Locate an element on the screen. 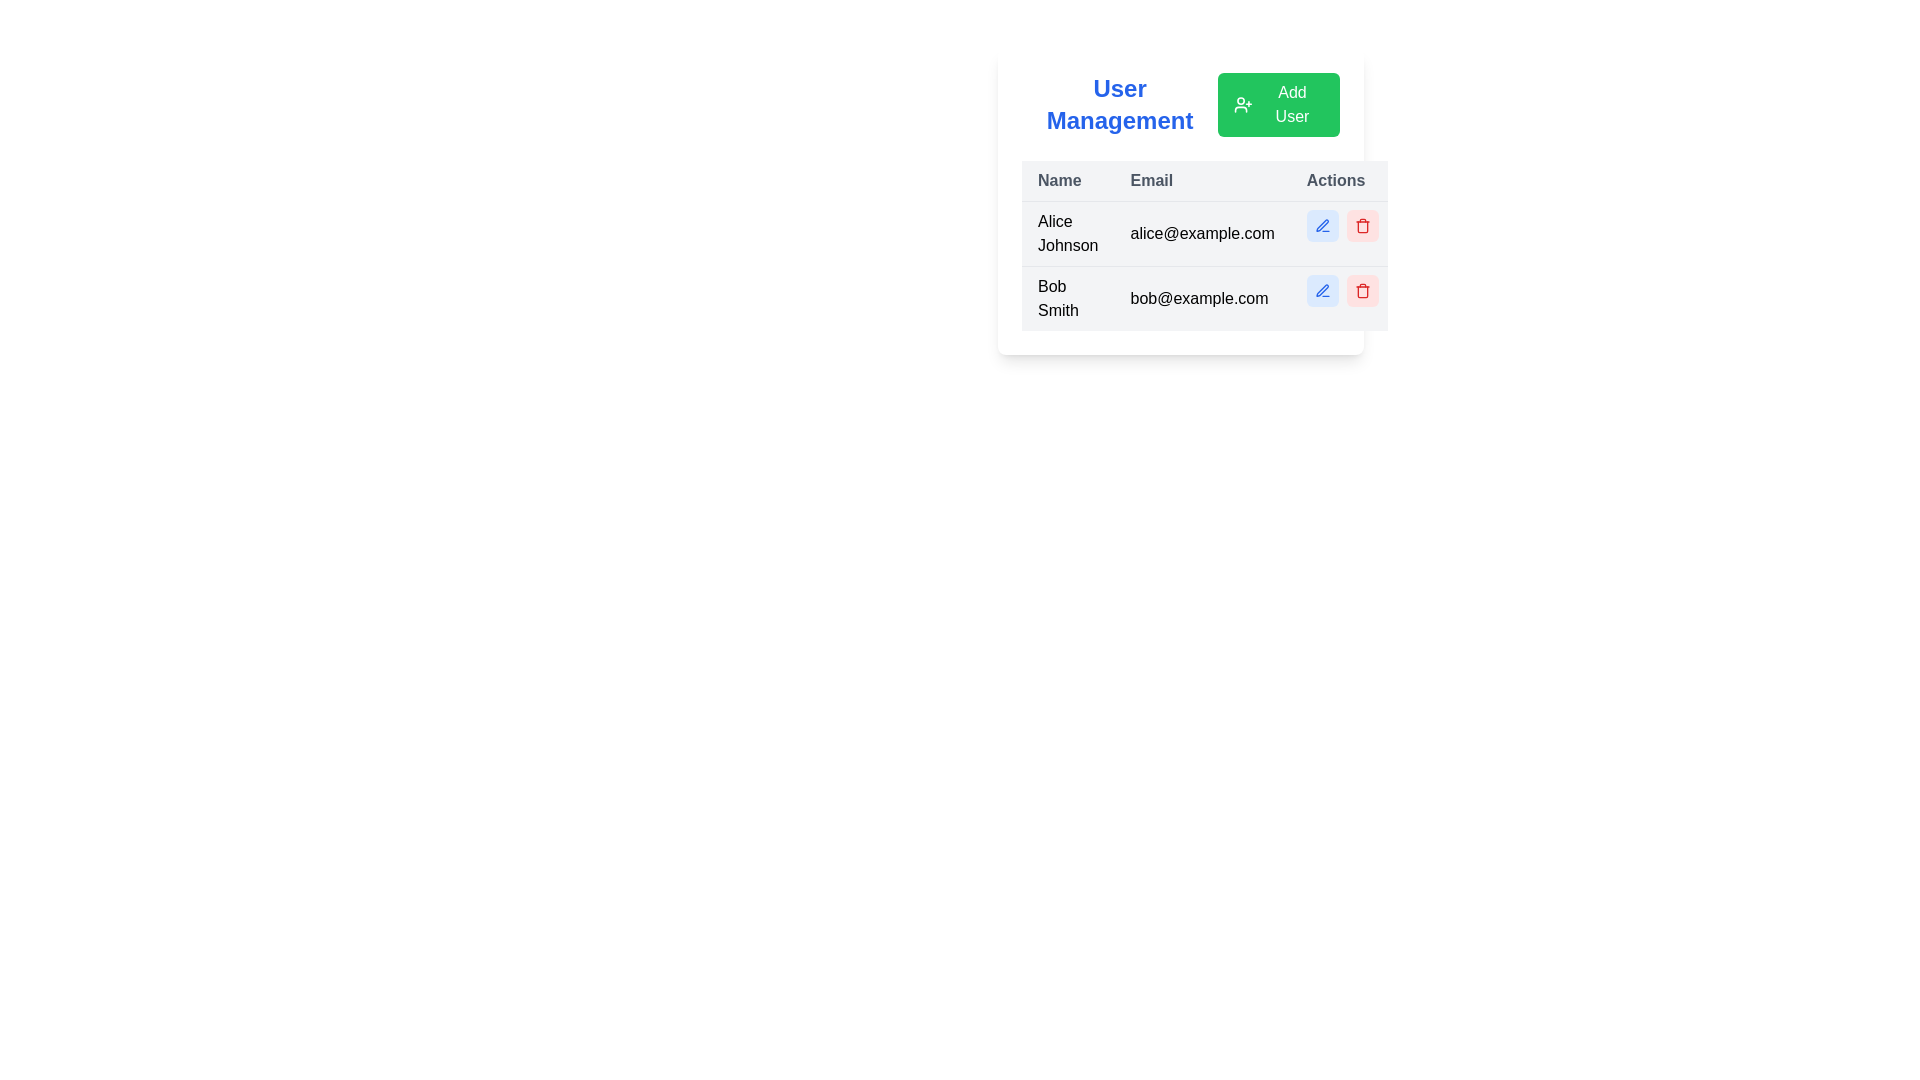  the text label displaying 'Alice Johnson', which is the first cell in the 'Name' column of a table is located at coordinates (1067, 233).